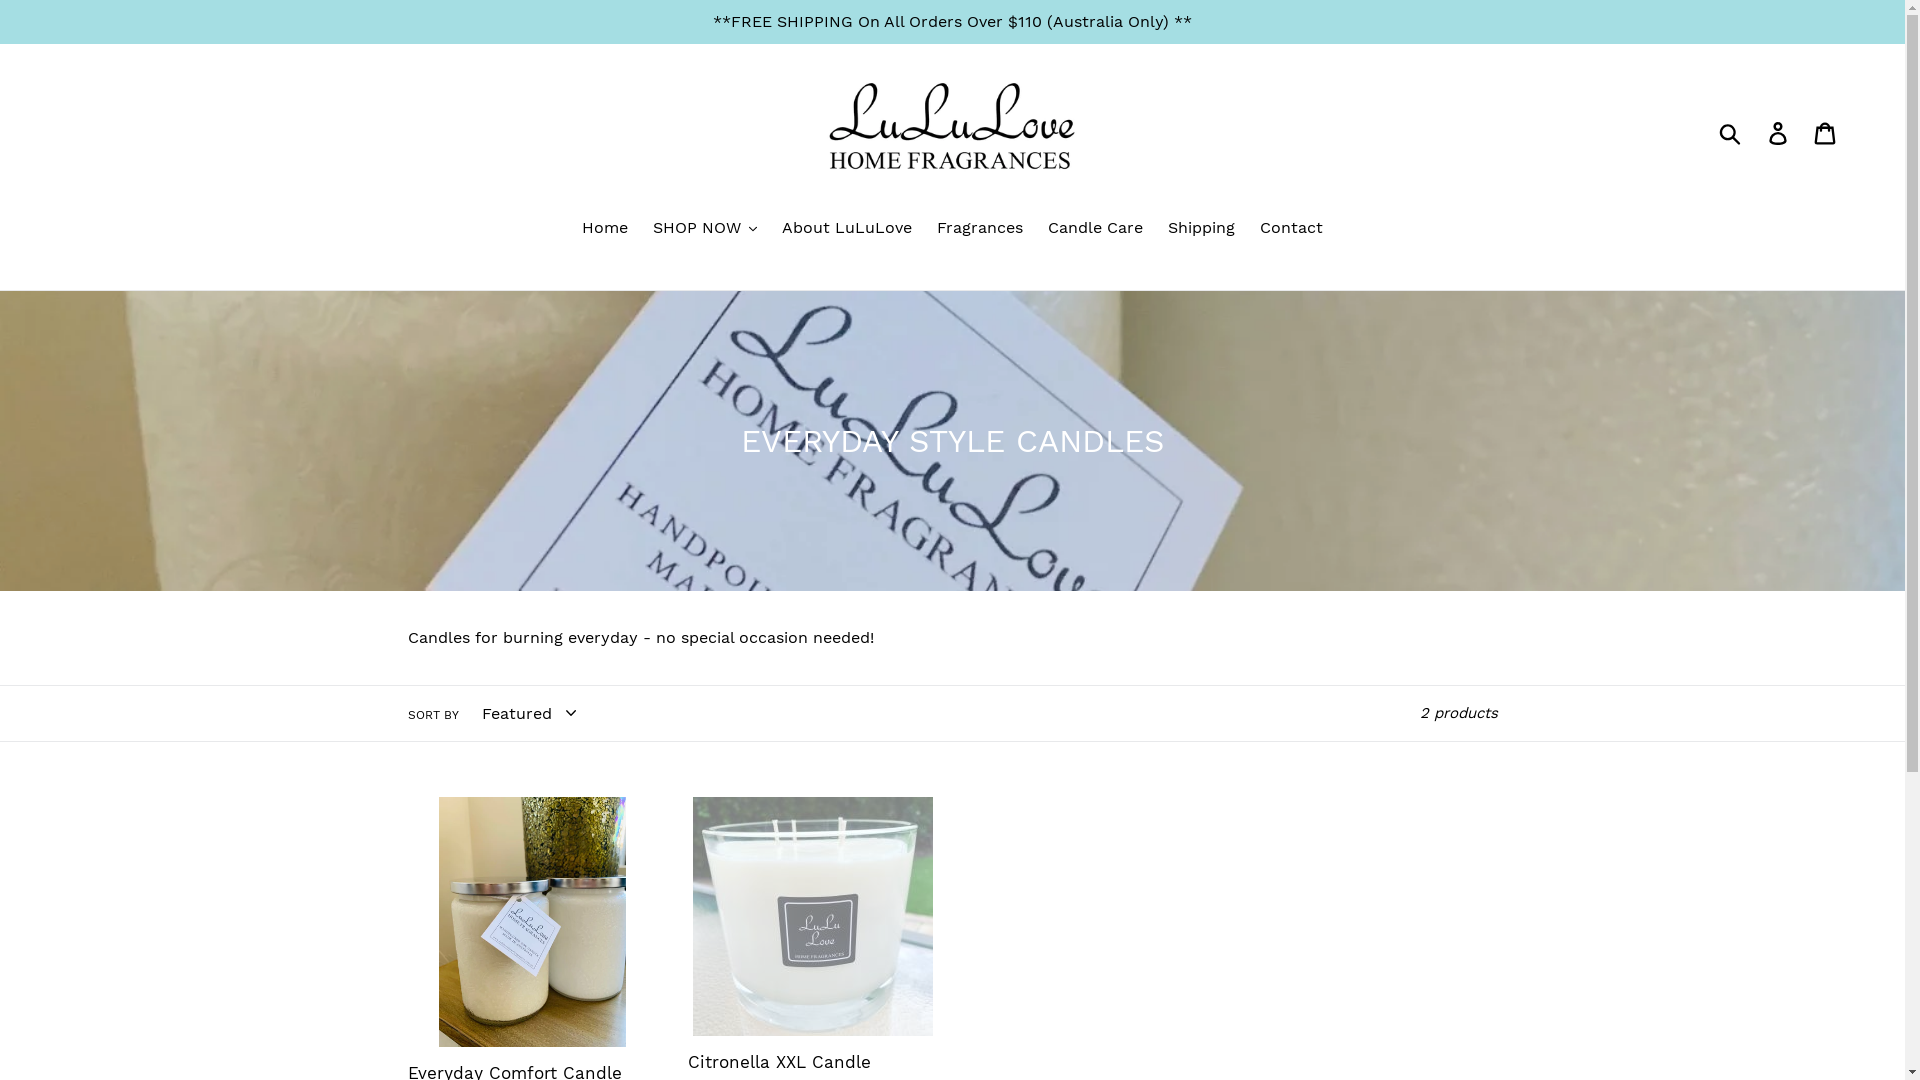  Describe the element at coordinates (603, 228) in the screenshot. I see `'Home'` at that location.